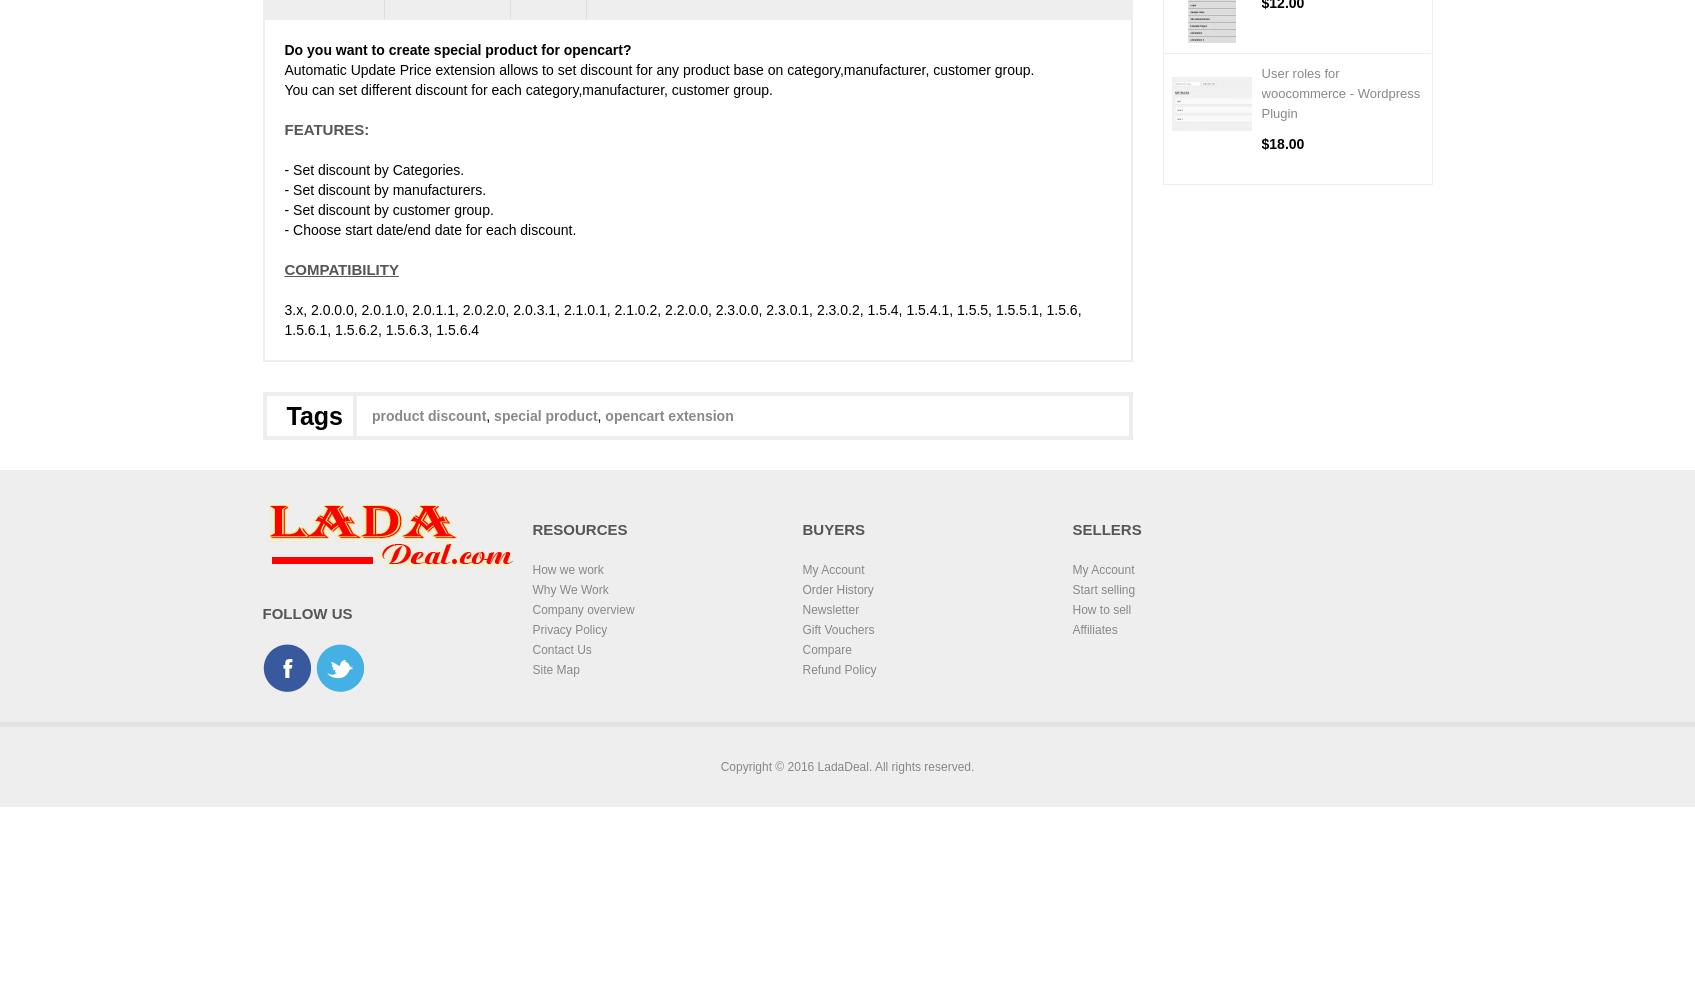 This screenshot has width=1695, height=1000. Describe the element at coordinates (802, 588) in the screenshot. I see `'Order History'` at that location.